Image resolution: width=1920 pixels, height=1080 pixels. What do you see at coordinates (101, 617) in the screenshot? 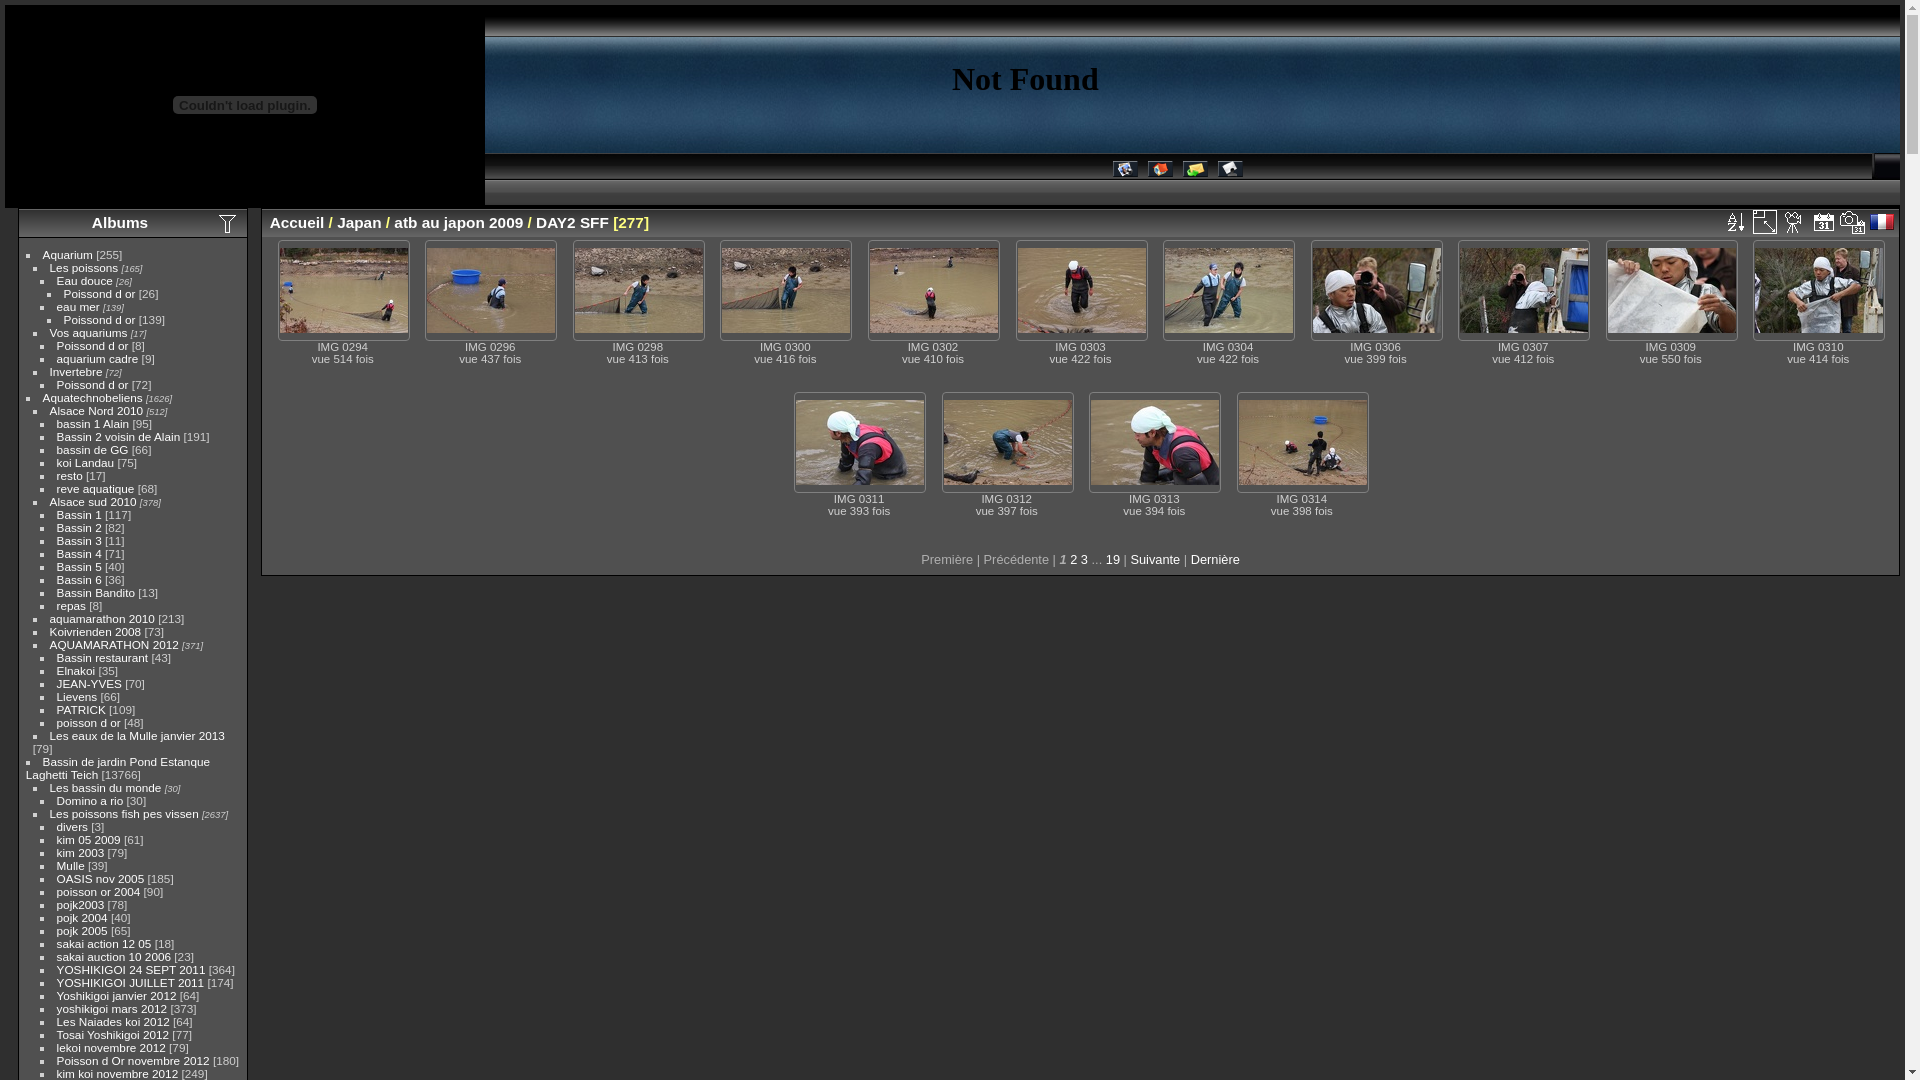
I see `'aquamarathon 2010'` at bounding box center [101, 617].